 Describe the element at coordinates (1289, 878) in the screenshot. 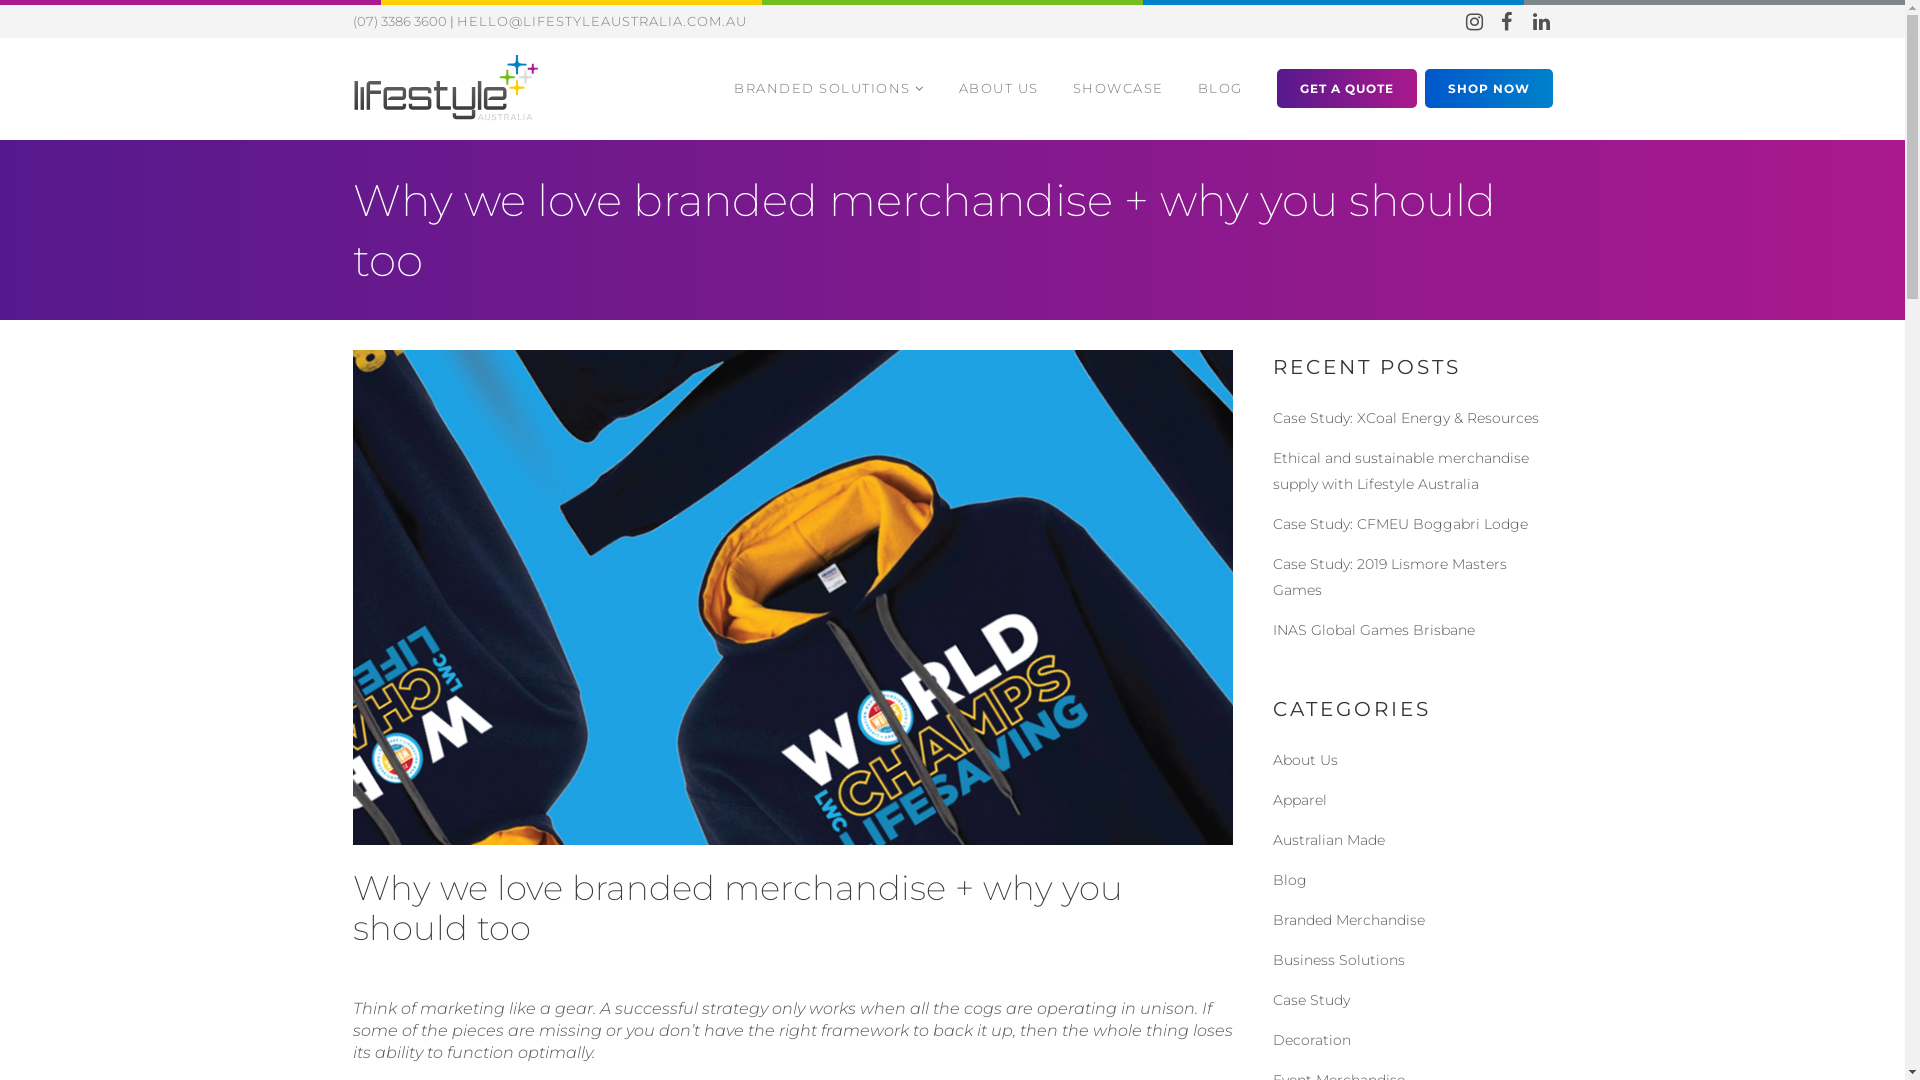

I see `'Blog'` at that location.